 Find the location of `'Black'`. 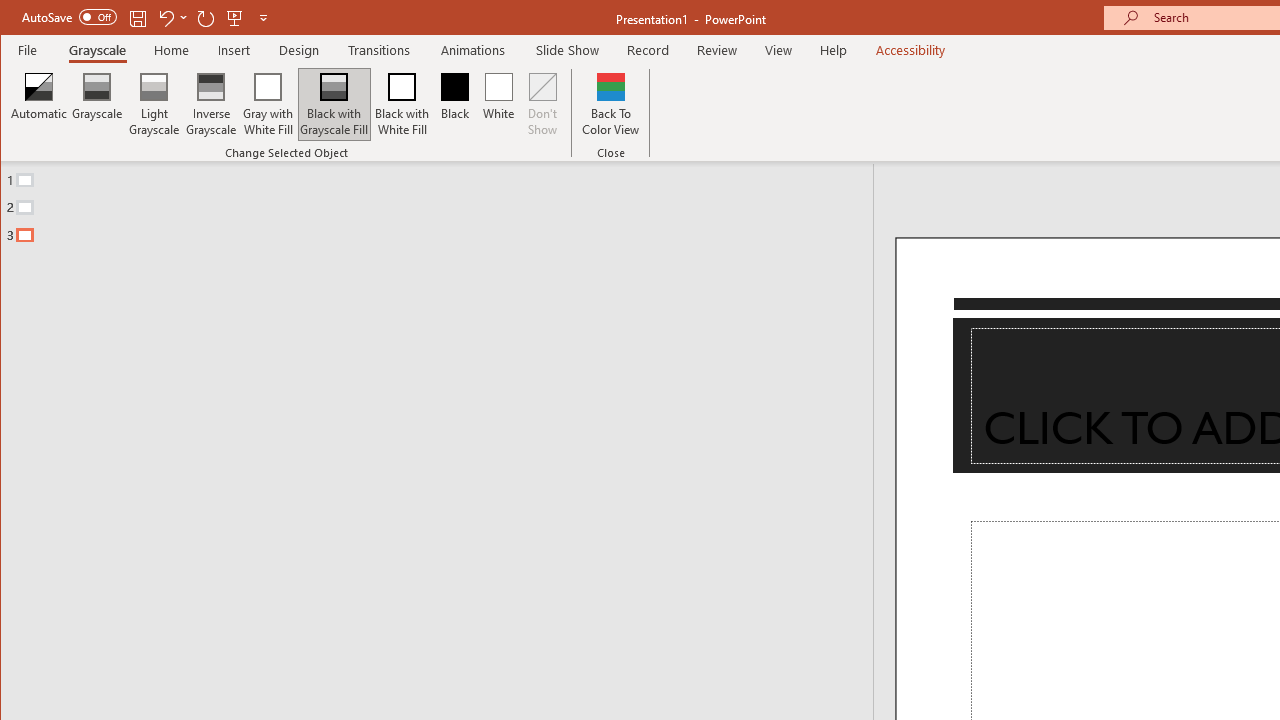

'Black' is located at coordinates (454, 104).